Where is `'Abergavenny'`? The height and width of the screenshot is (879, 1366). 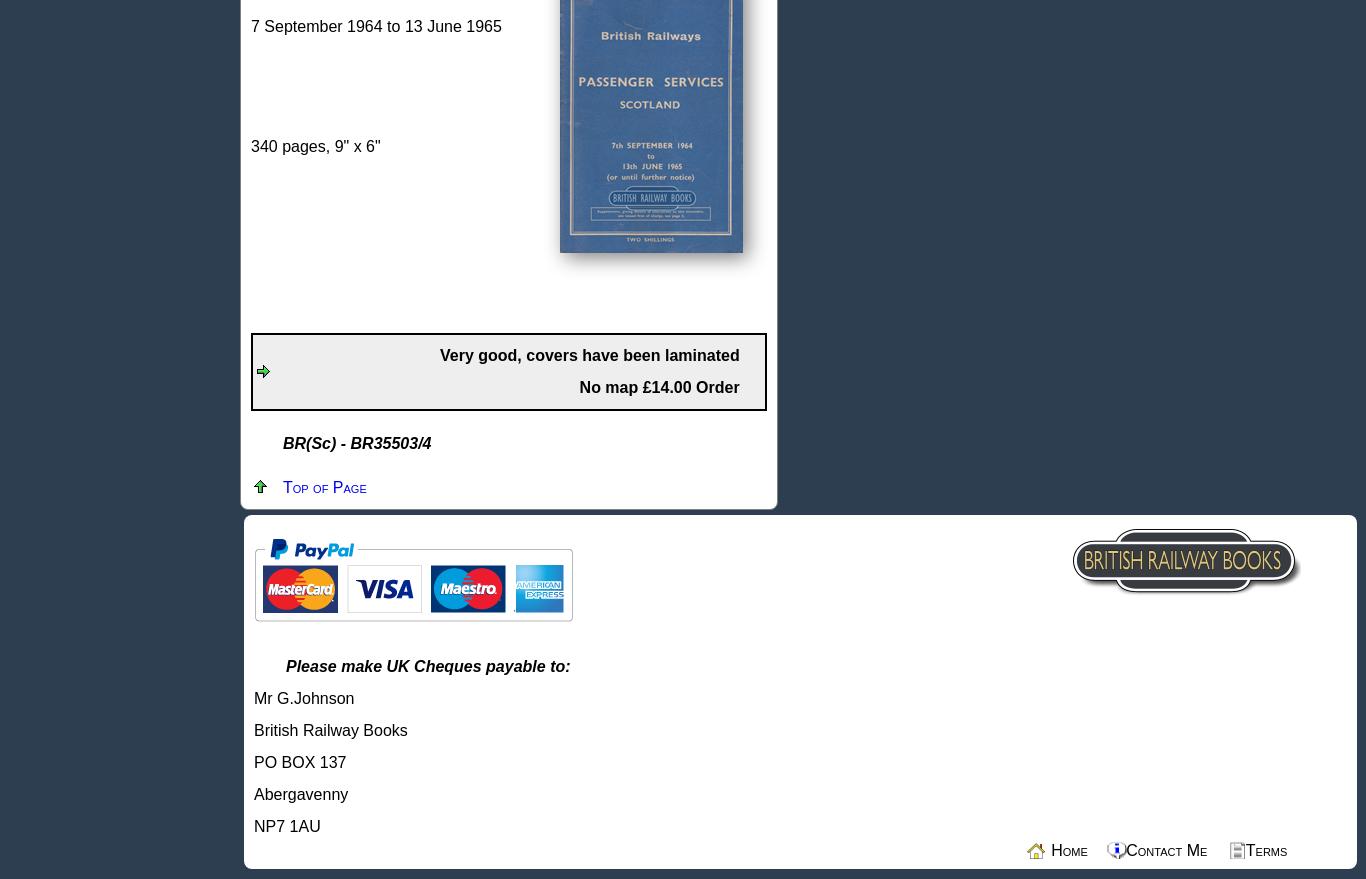
'Abergavenny' is located at coordinates (301, 794).